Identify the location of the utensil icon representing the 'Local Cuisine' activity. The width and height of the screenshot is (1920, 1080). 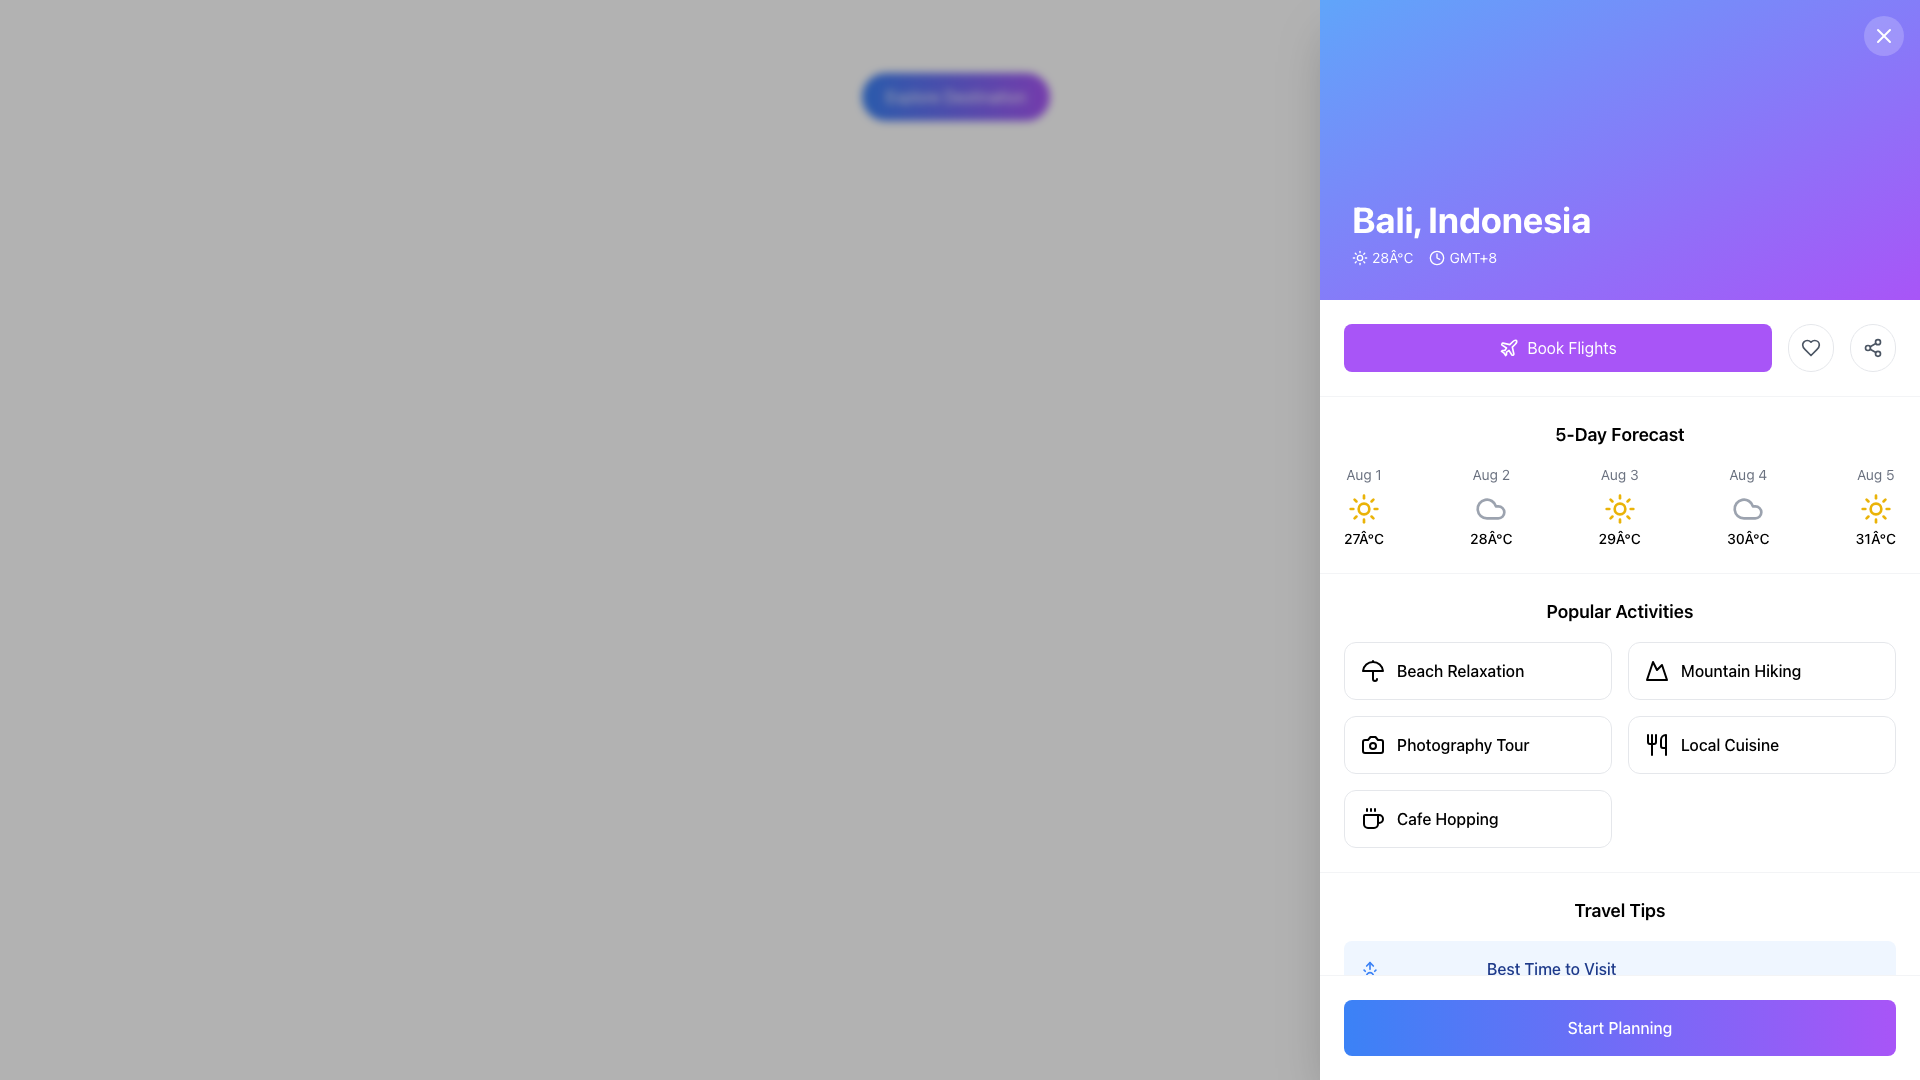
(1656, 744).